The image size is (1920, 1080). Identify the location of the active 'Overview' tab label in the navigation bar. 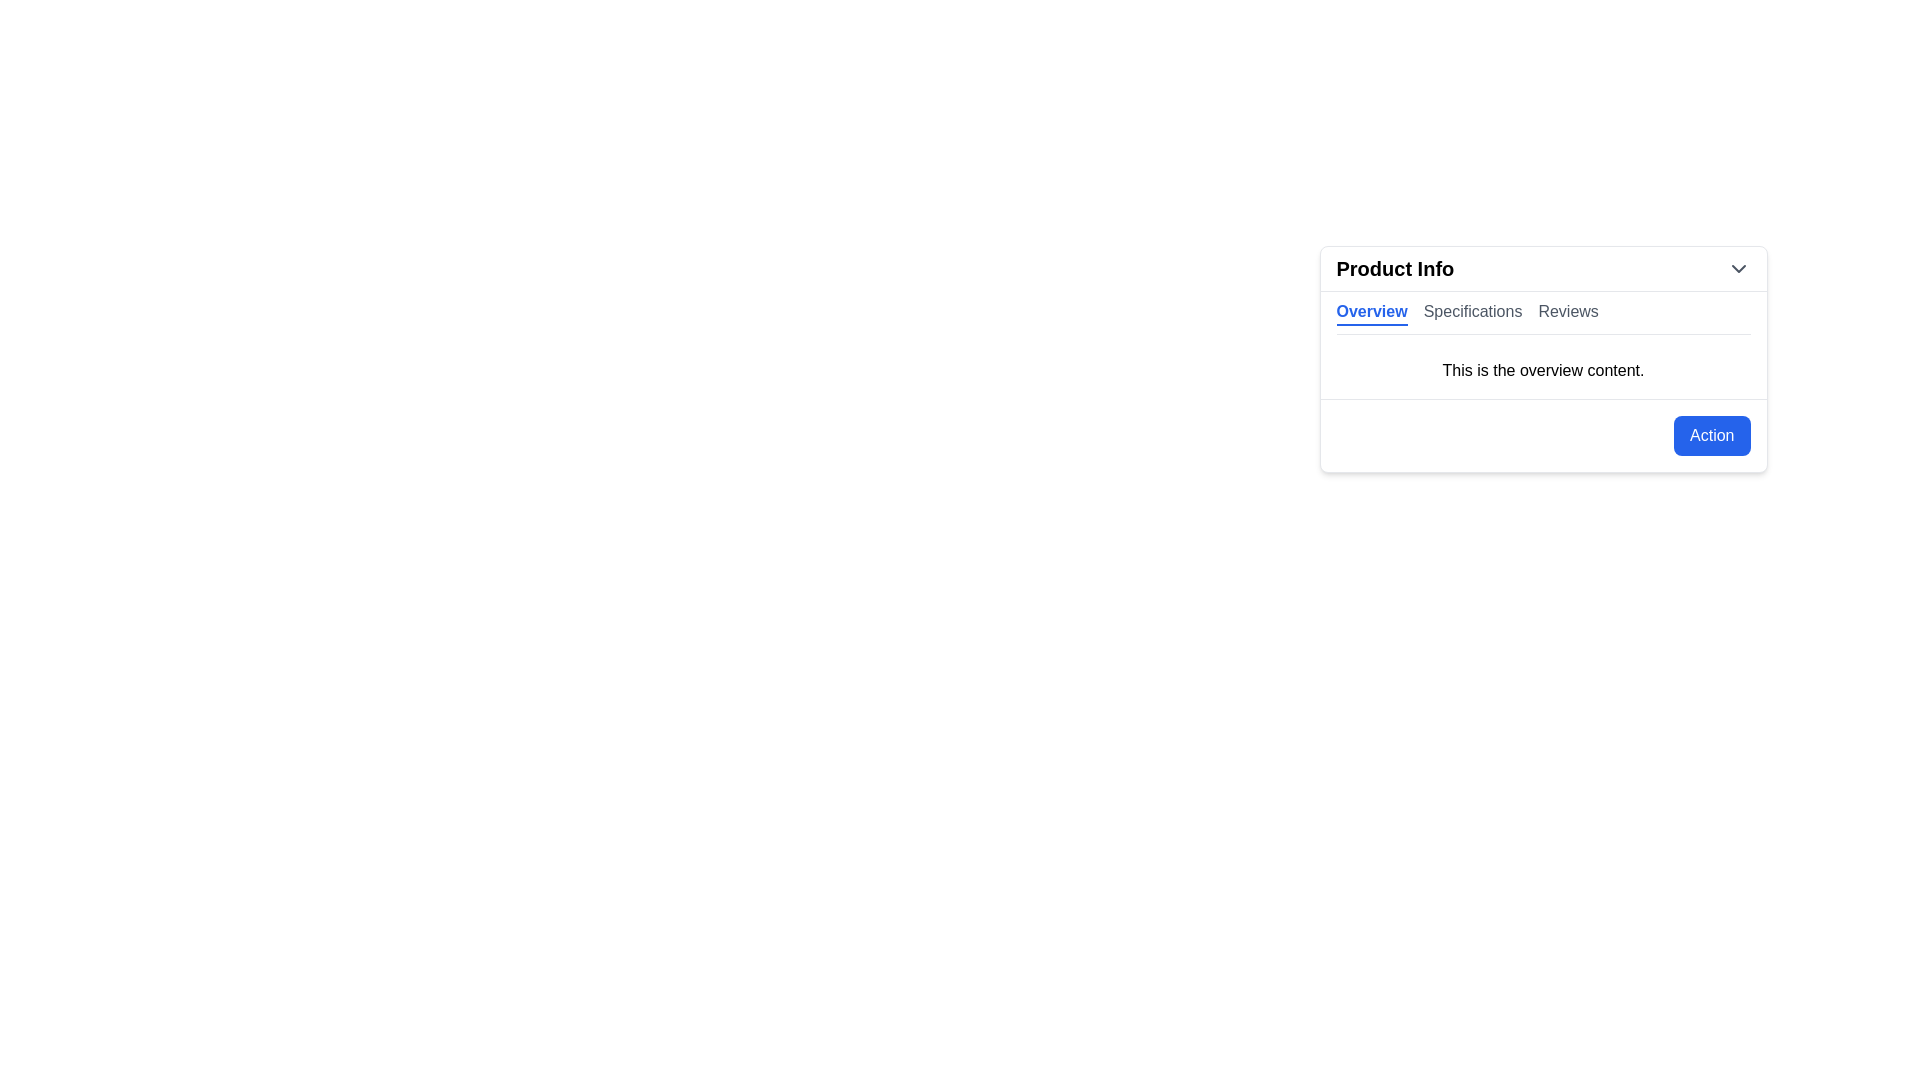
(1371, 312).